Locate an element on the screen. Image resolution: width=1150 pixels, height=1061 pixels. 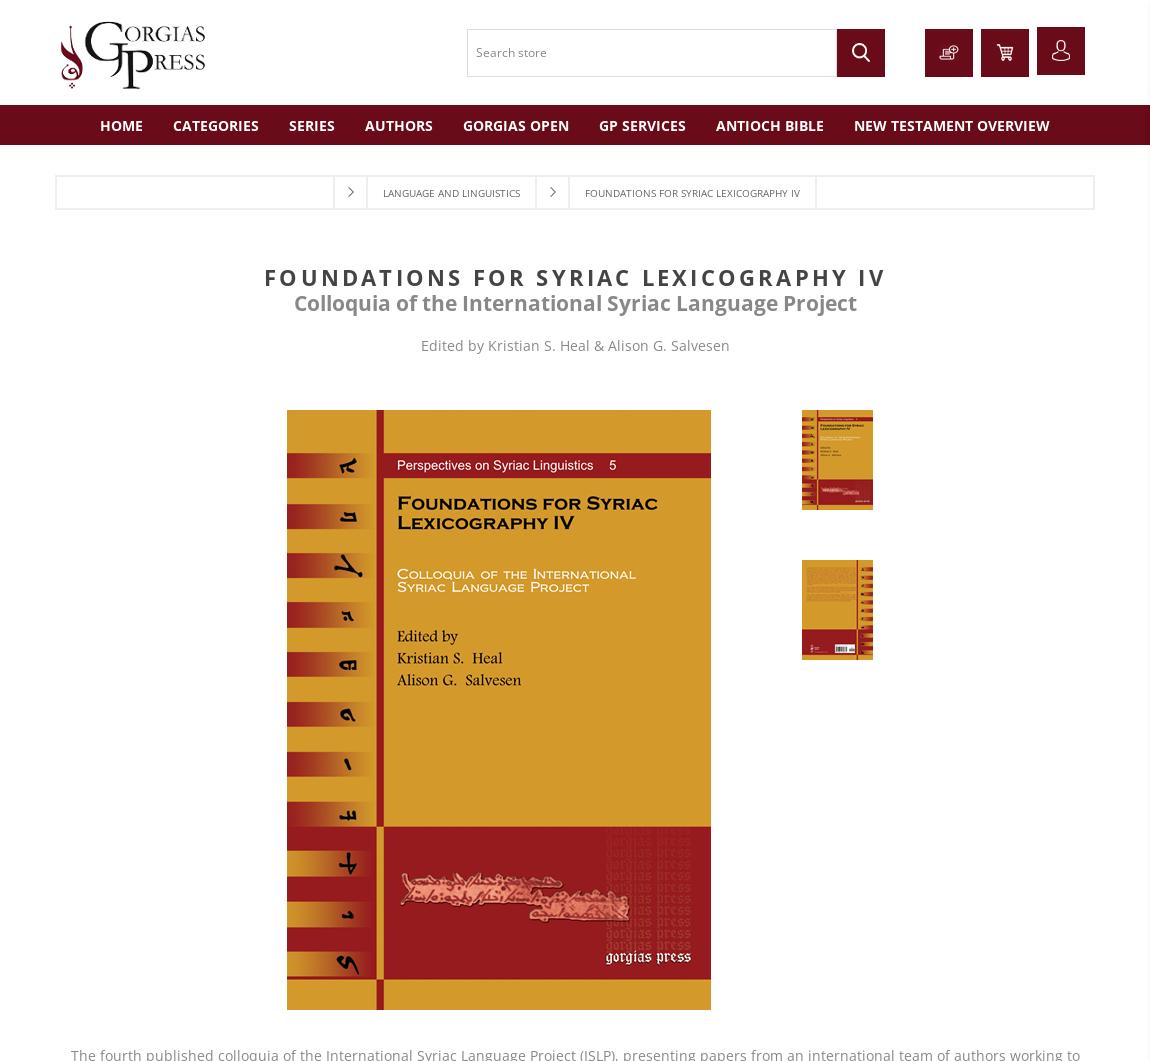
'New Testament Overview' is located at coordinates (951, 124).